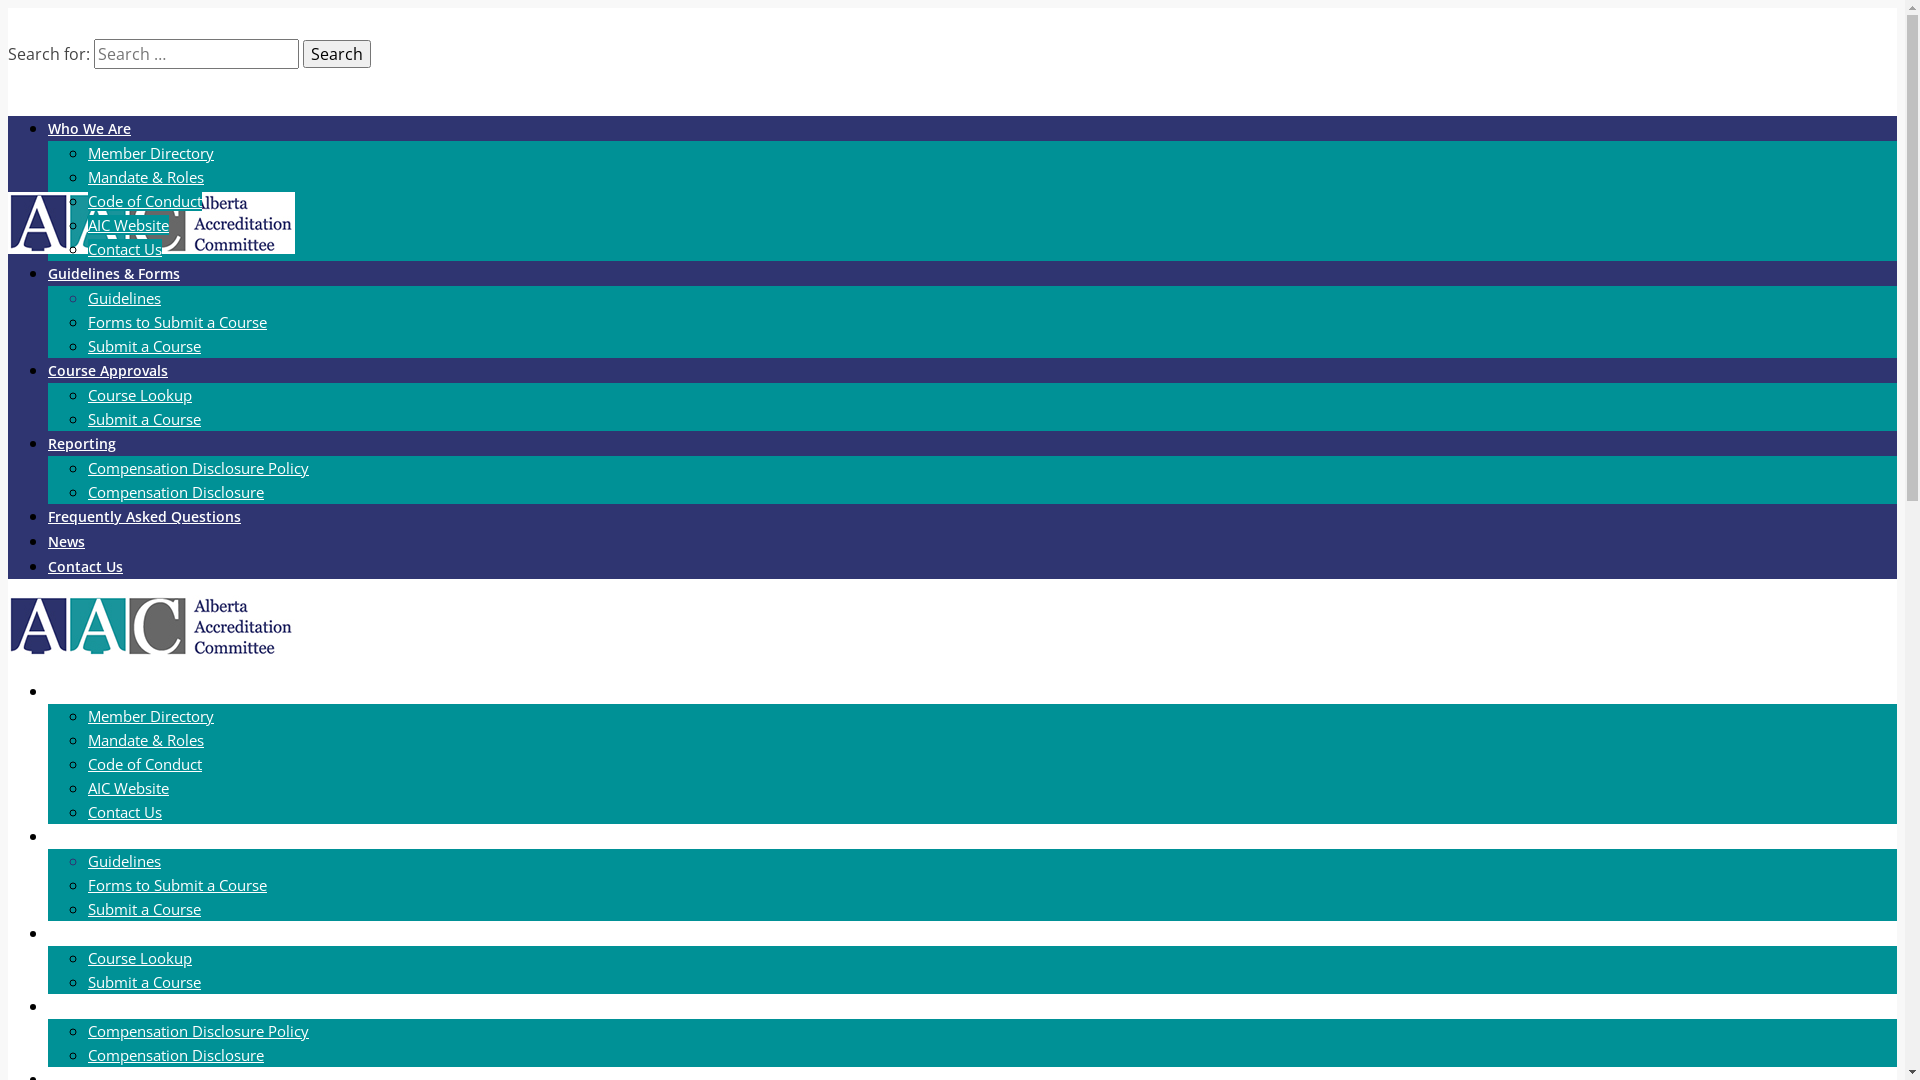  What do you see at coordinates (113, 273) in the screenshot?
I see `'Guidelines & Forms'` at bounding box center [113, 273].